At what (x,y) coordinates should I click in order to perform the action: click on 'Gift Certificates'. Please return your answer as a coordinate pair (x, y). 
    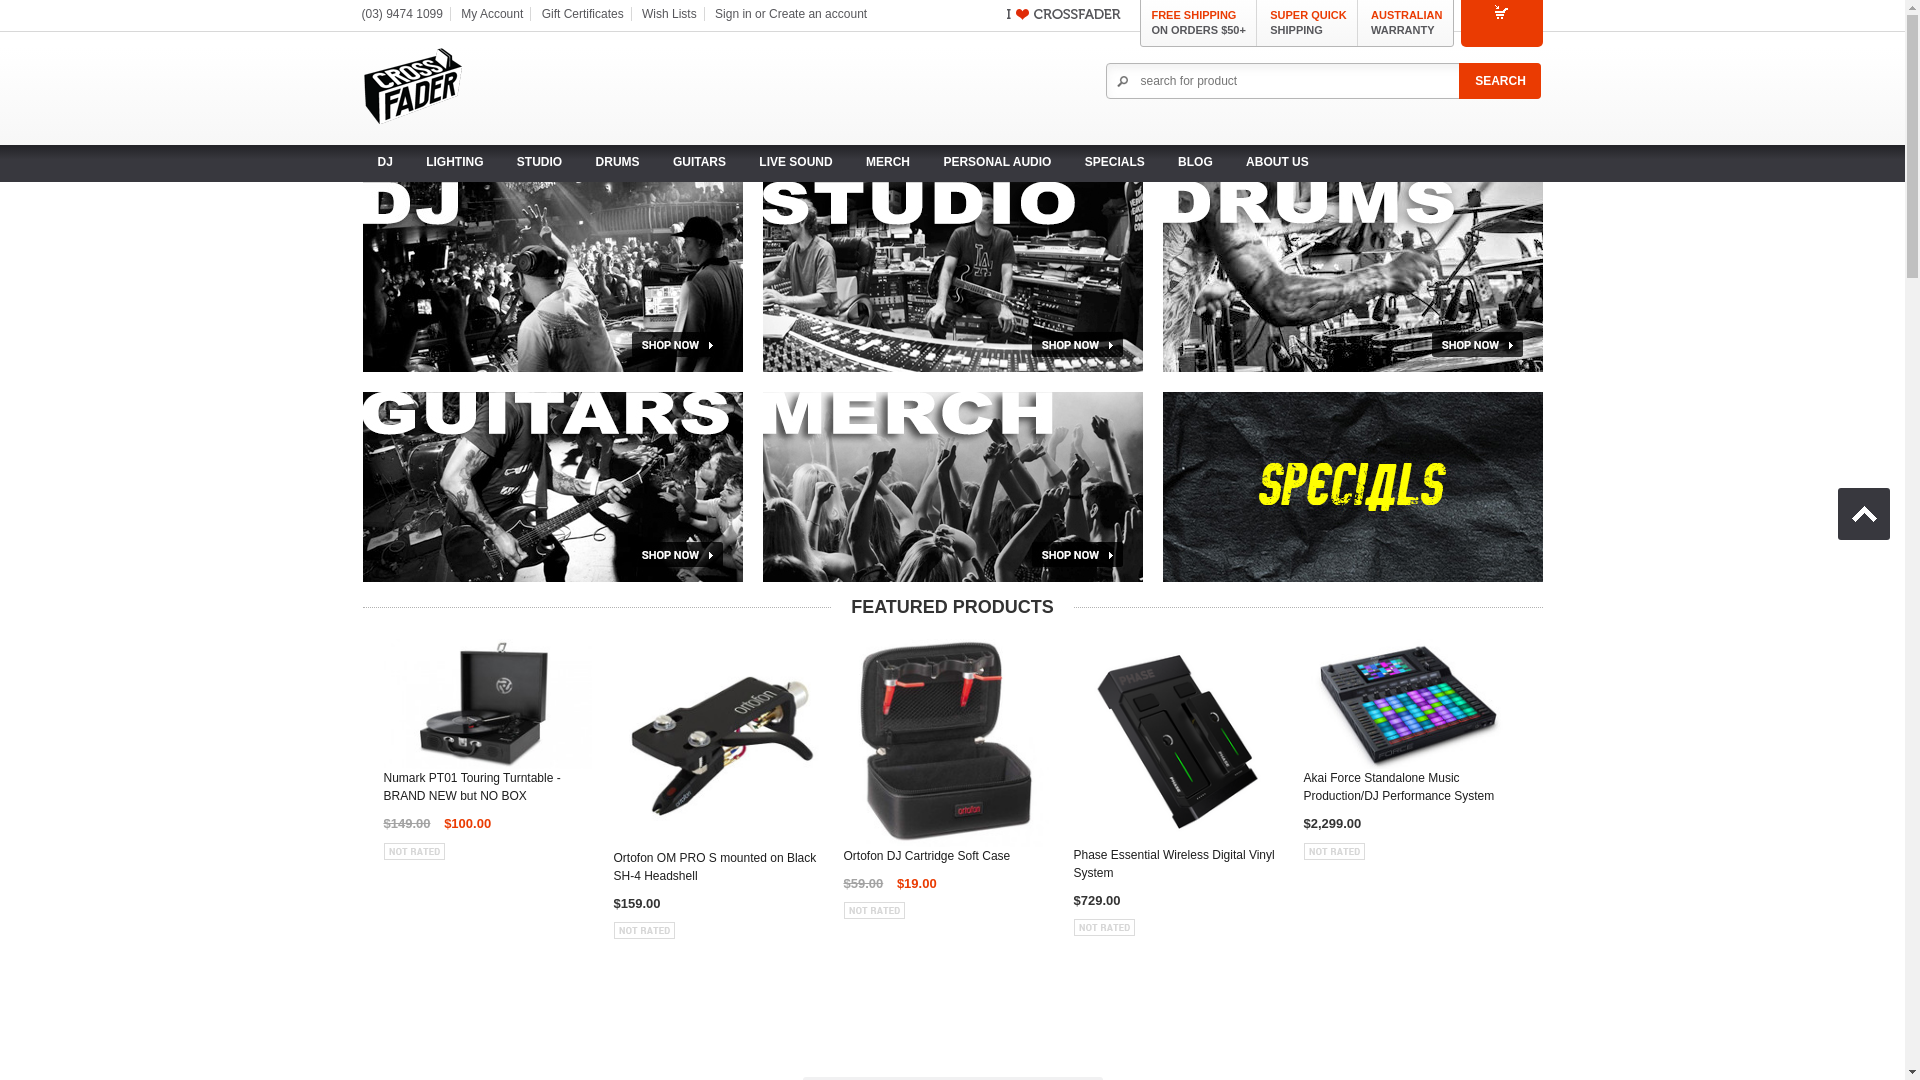
    Looking at the image, I should click on (581, 14).